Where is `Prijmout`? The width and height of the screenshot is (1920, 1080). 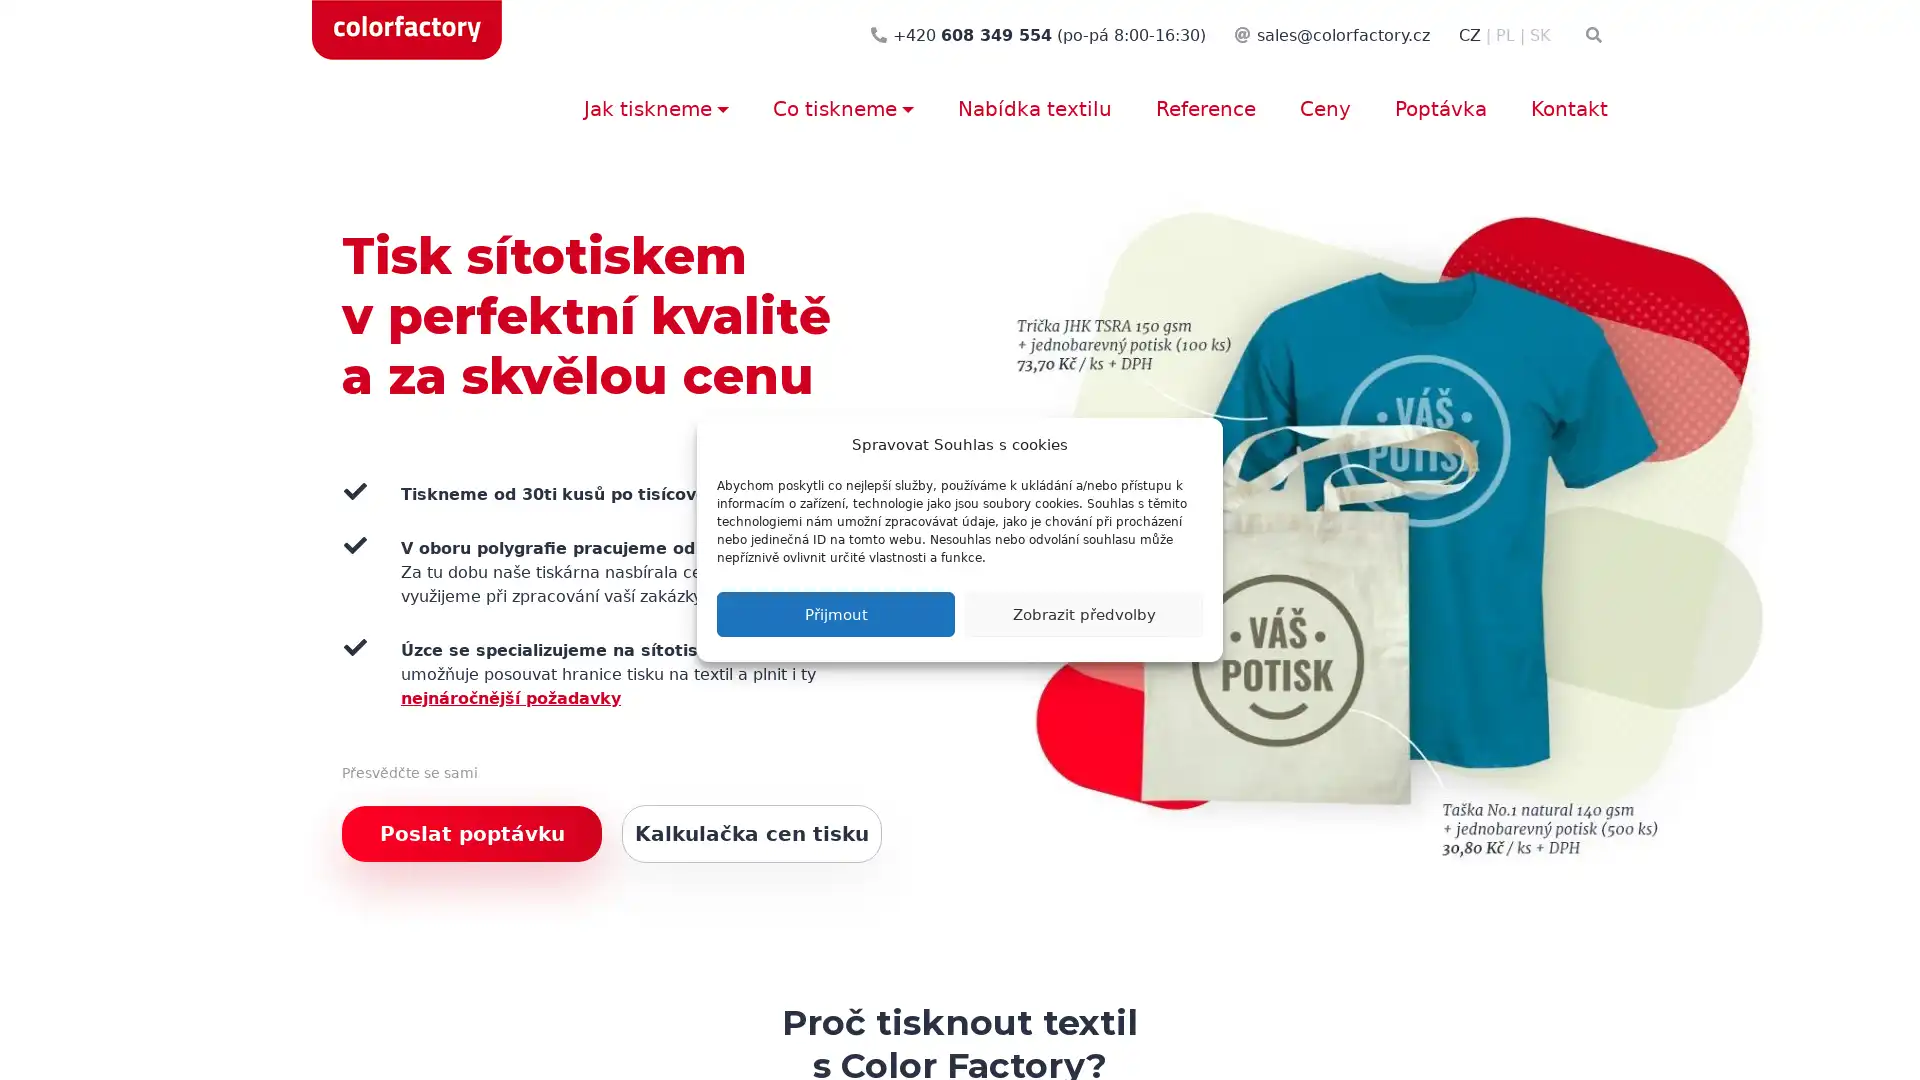
Prijmout is located at coordinates (835, 613).